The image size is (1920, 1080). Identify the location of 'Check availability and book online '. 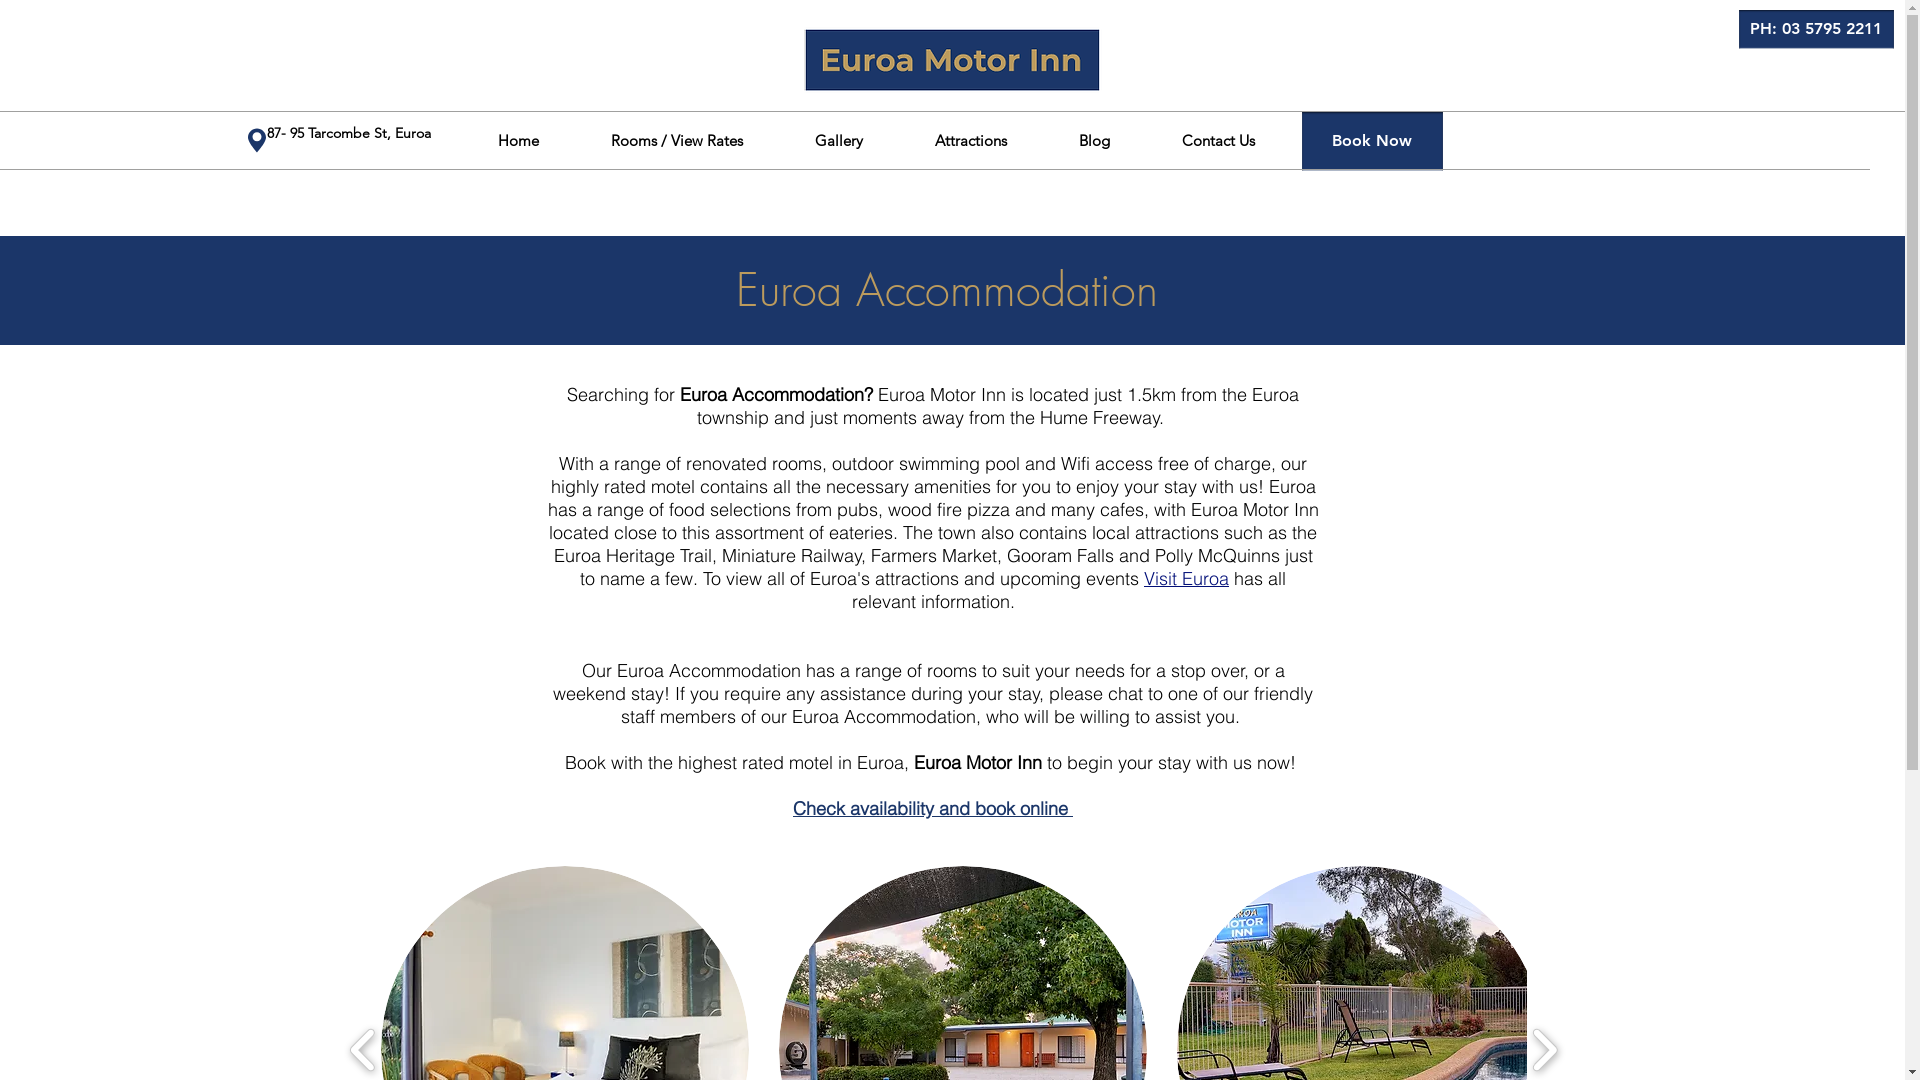
(931, 807).